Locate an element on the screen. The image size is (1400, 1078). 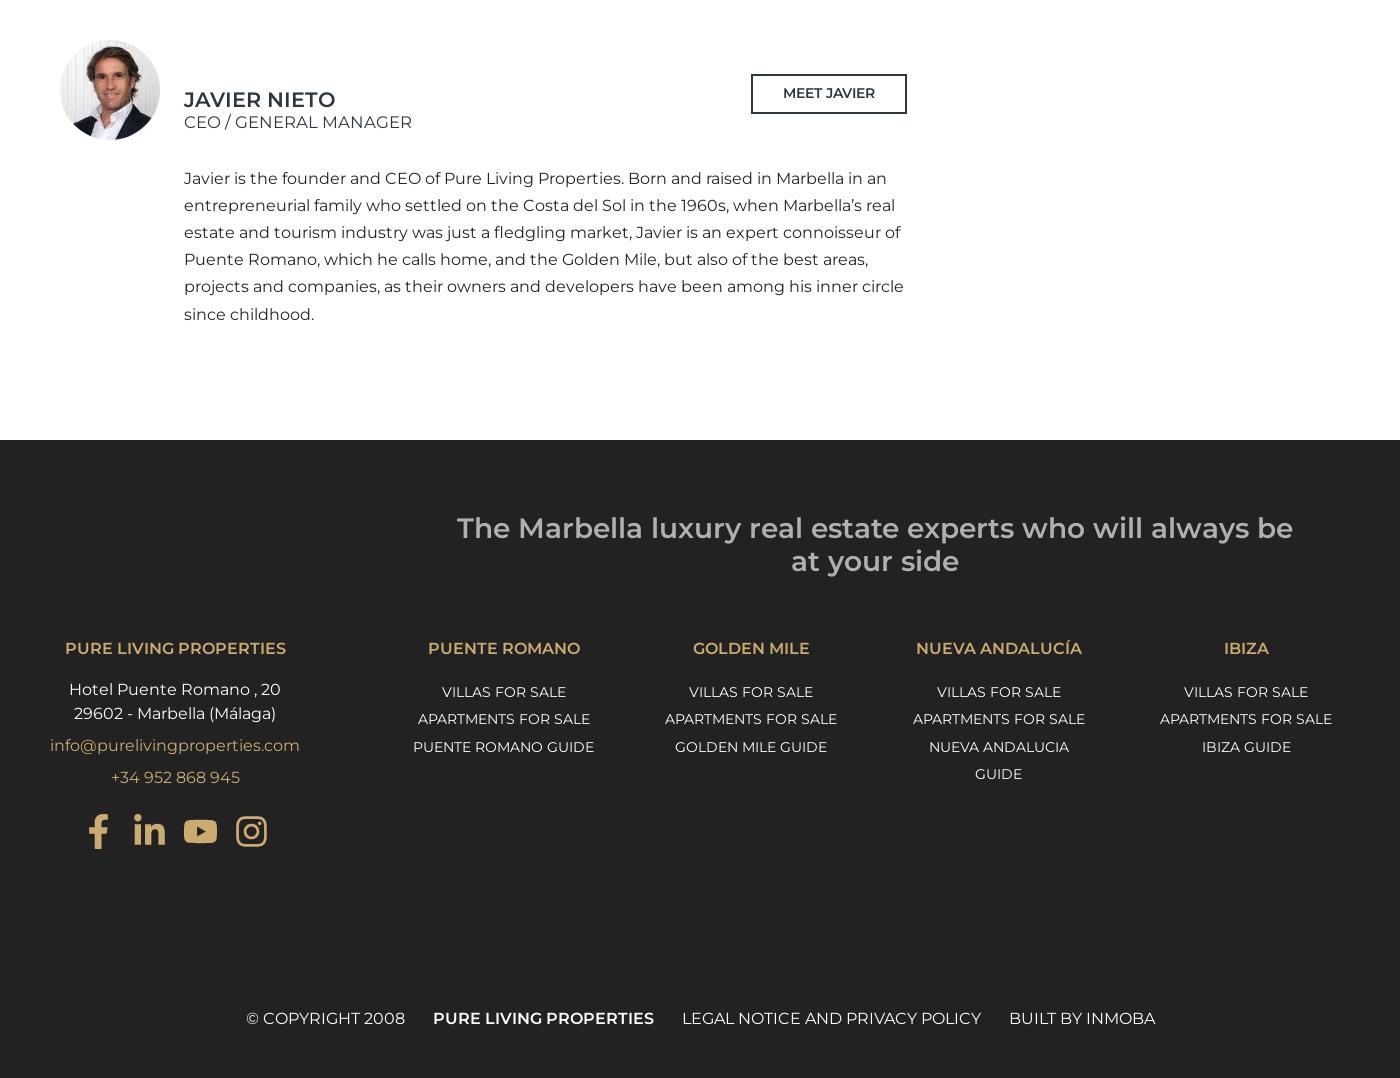
'+34 952 868 945' is located at coordinates (174, 776).